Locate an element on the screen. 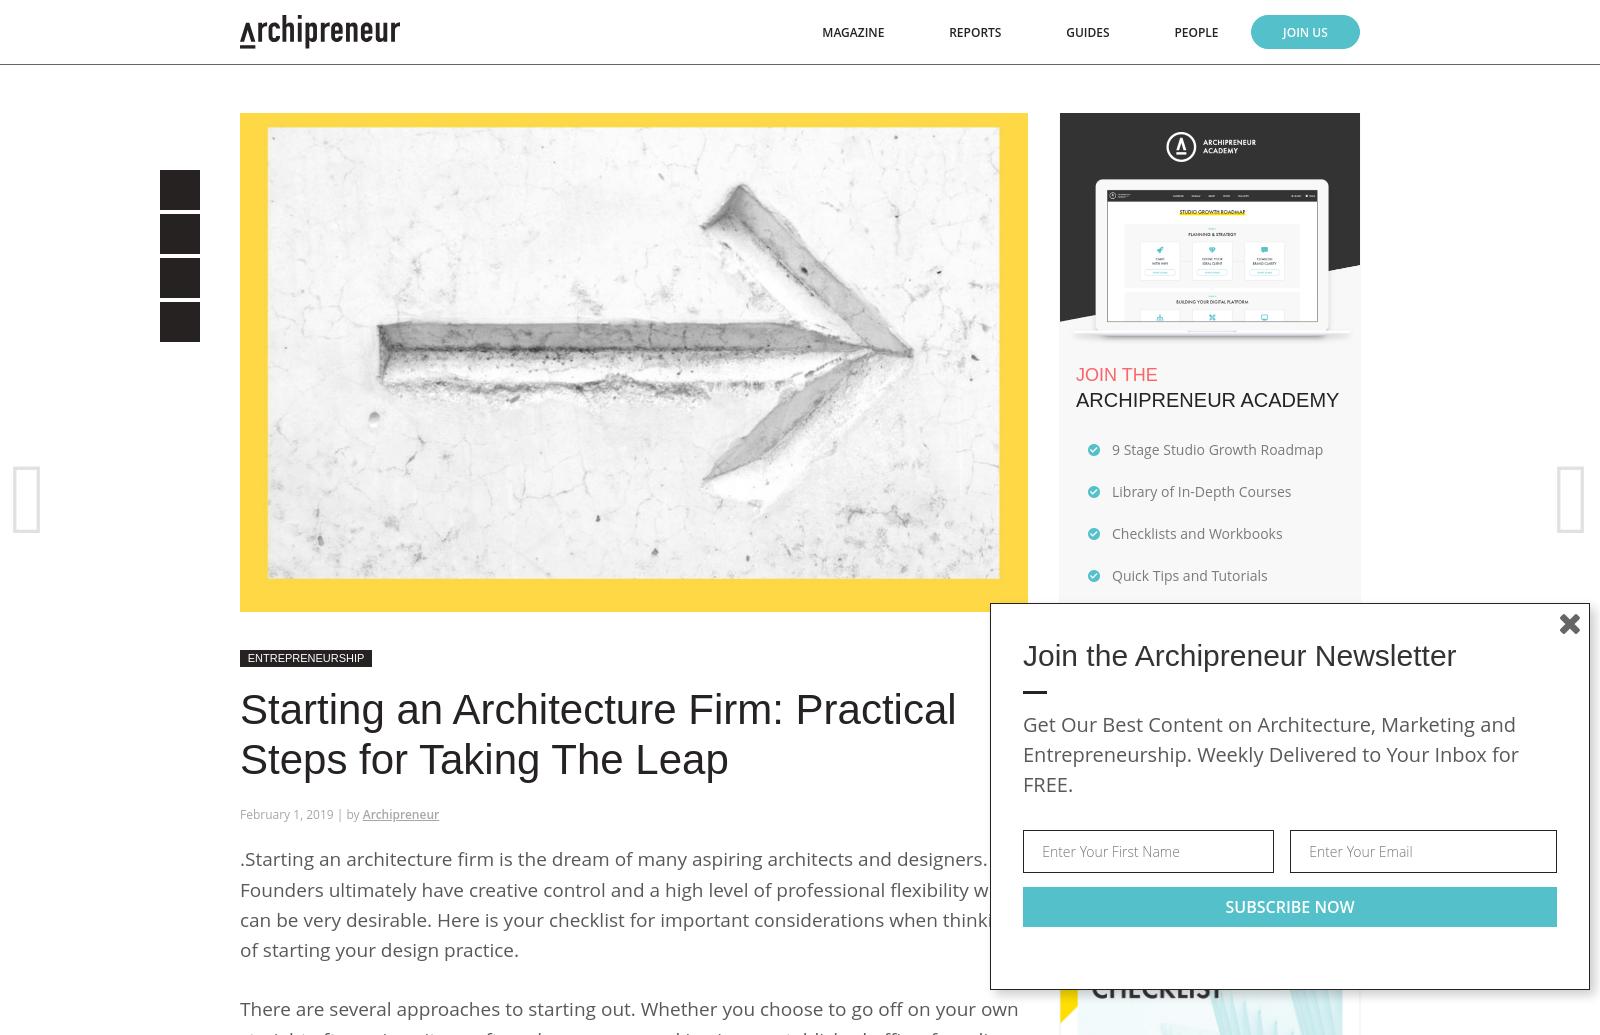 The height and width of the screenshot is (1035, 1600). 'Entrepreneurship' is located at coordinates (305, 656).